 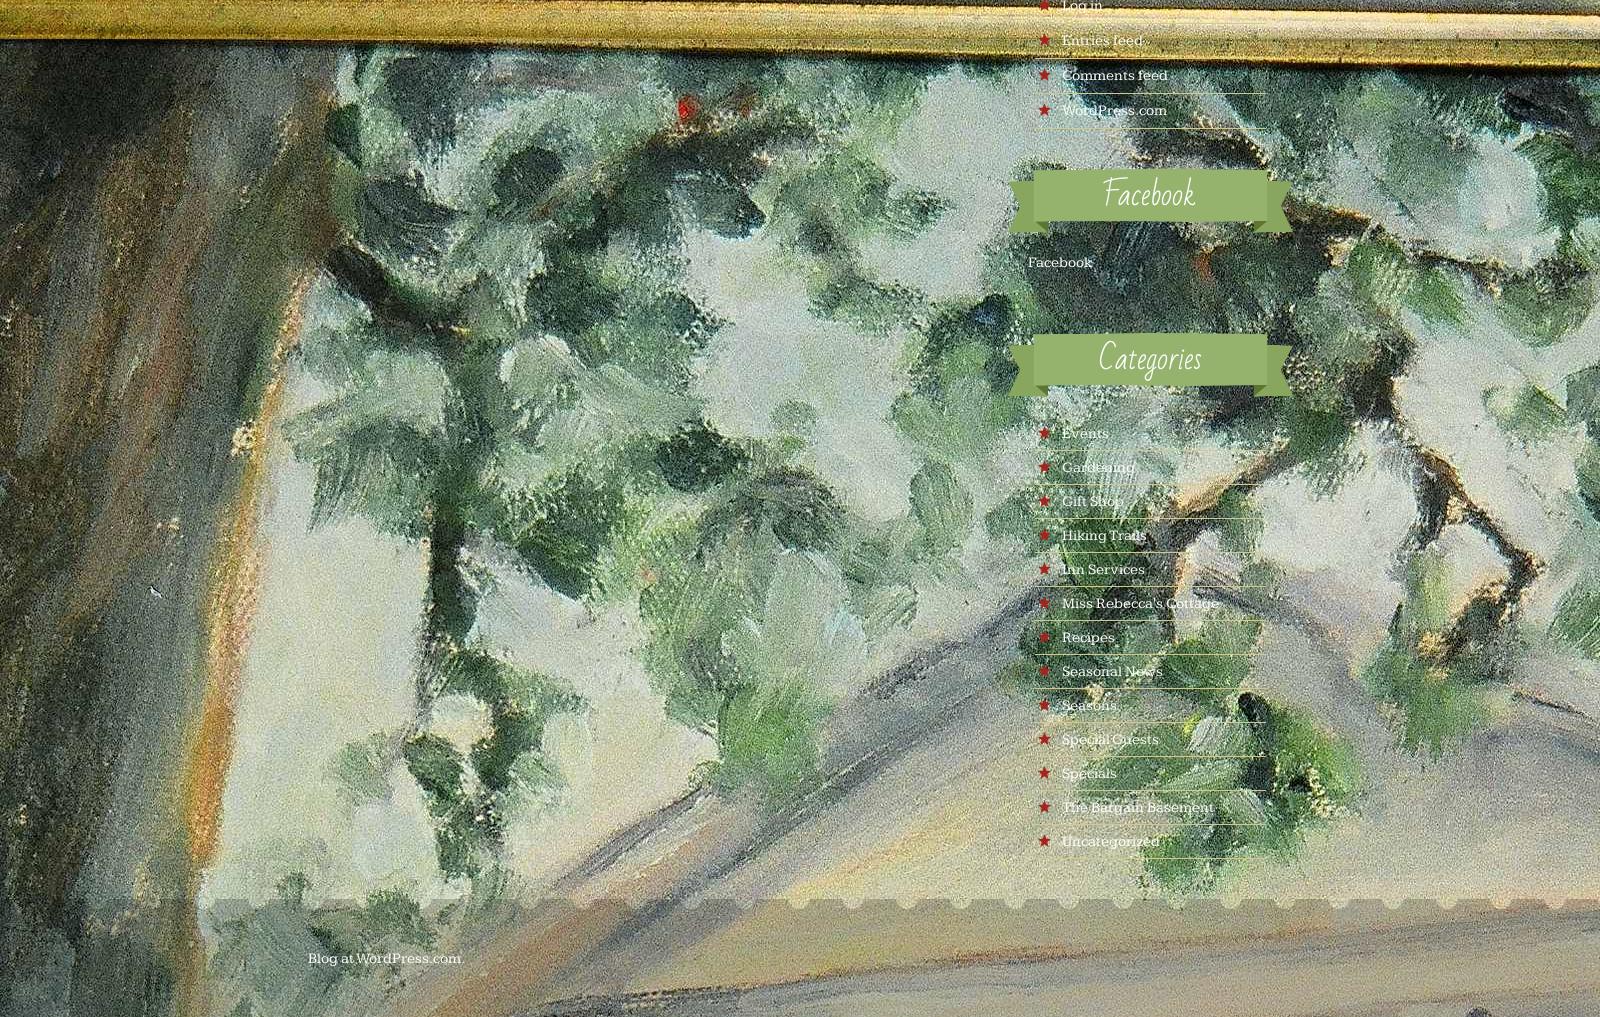 I want to click on 'Categories', so click(x=1149, y=358).